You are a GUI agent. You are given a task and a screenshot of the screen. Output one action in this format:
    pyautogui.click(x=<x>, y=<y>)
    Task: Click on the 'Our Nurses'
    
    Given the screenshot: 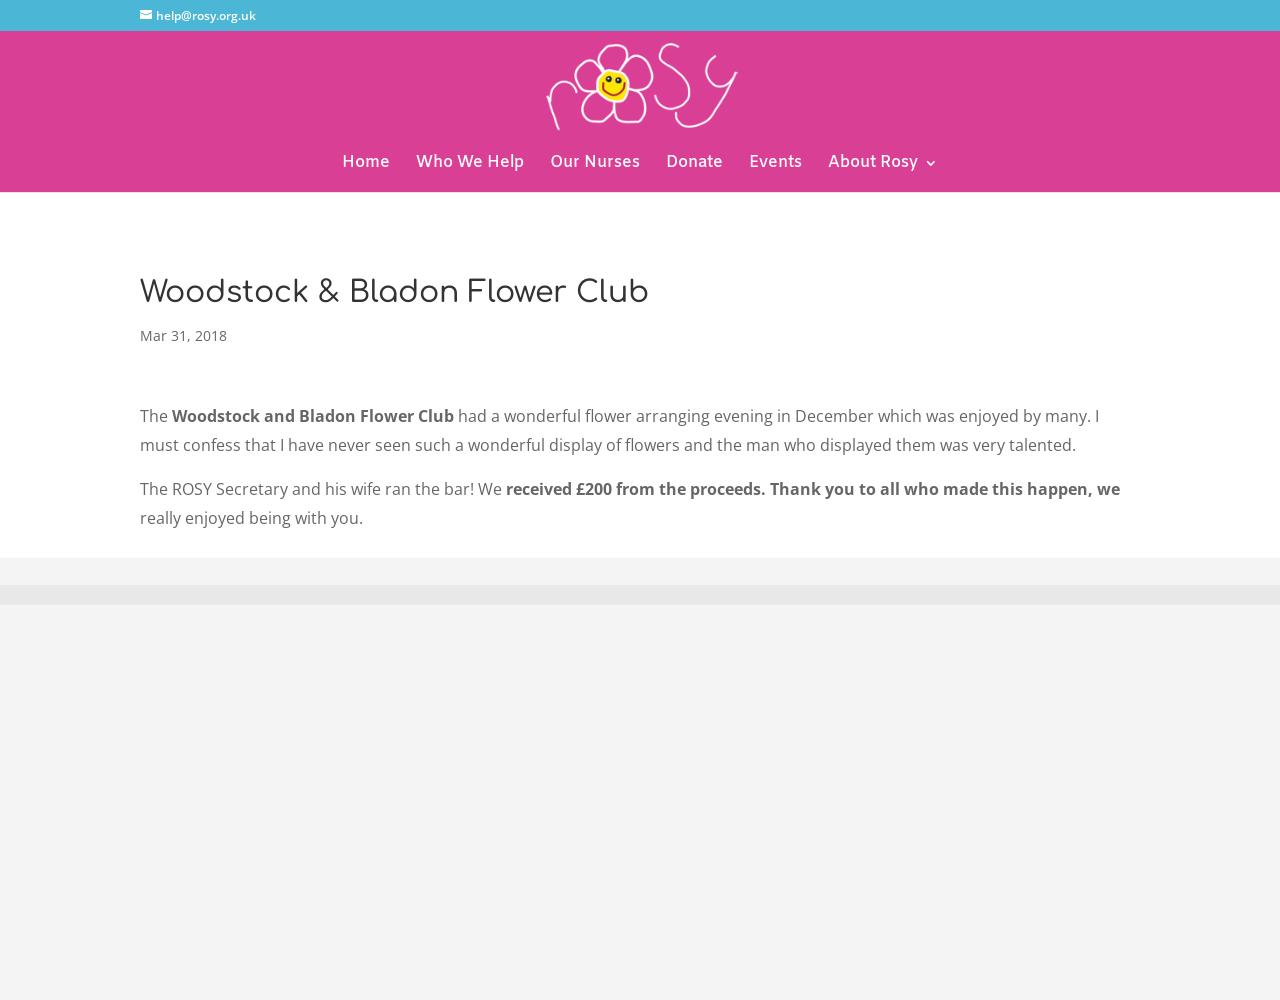 What is the action you would take?
    pyautogui.click(x=593, y=162)
    